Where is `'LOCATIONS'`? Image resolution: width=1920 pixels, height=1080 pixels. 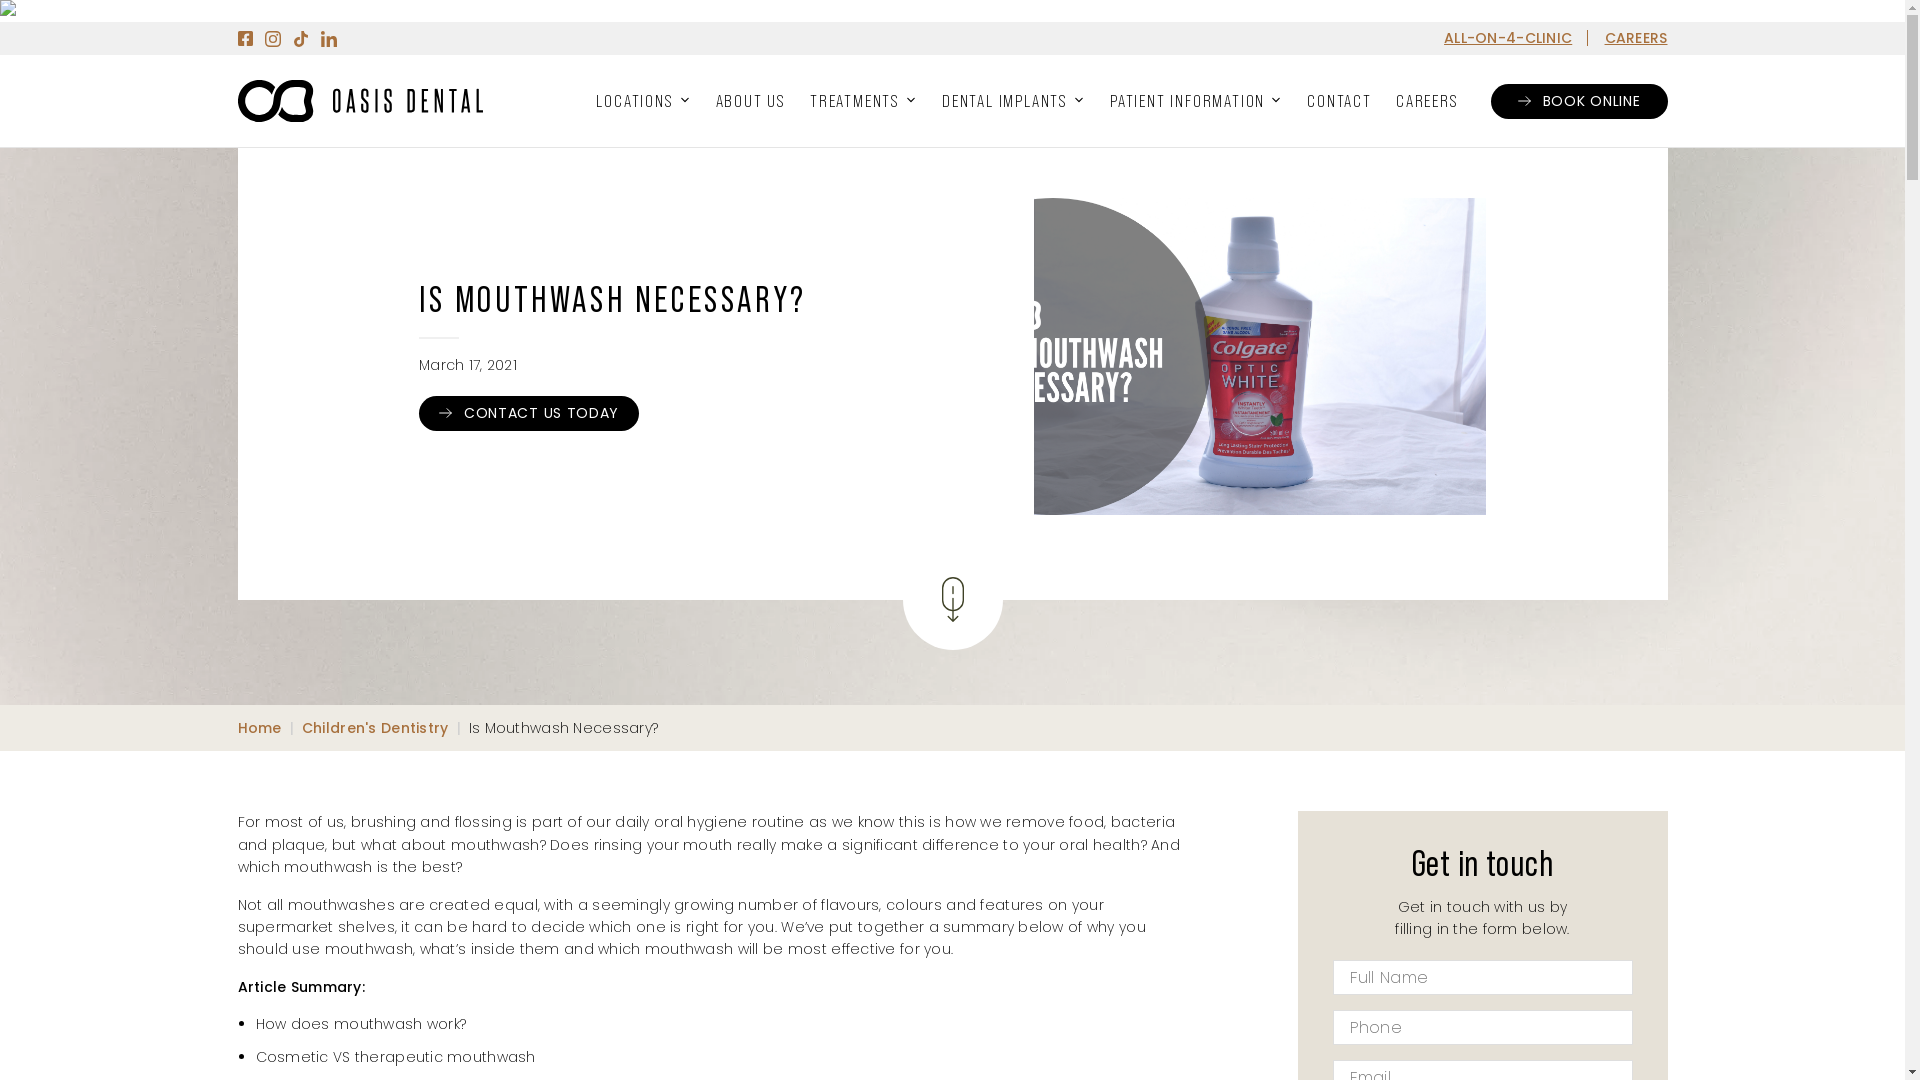
'LOCATIONS' is located at coordinates (643, 100).